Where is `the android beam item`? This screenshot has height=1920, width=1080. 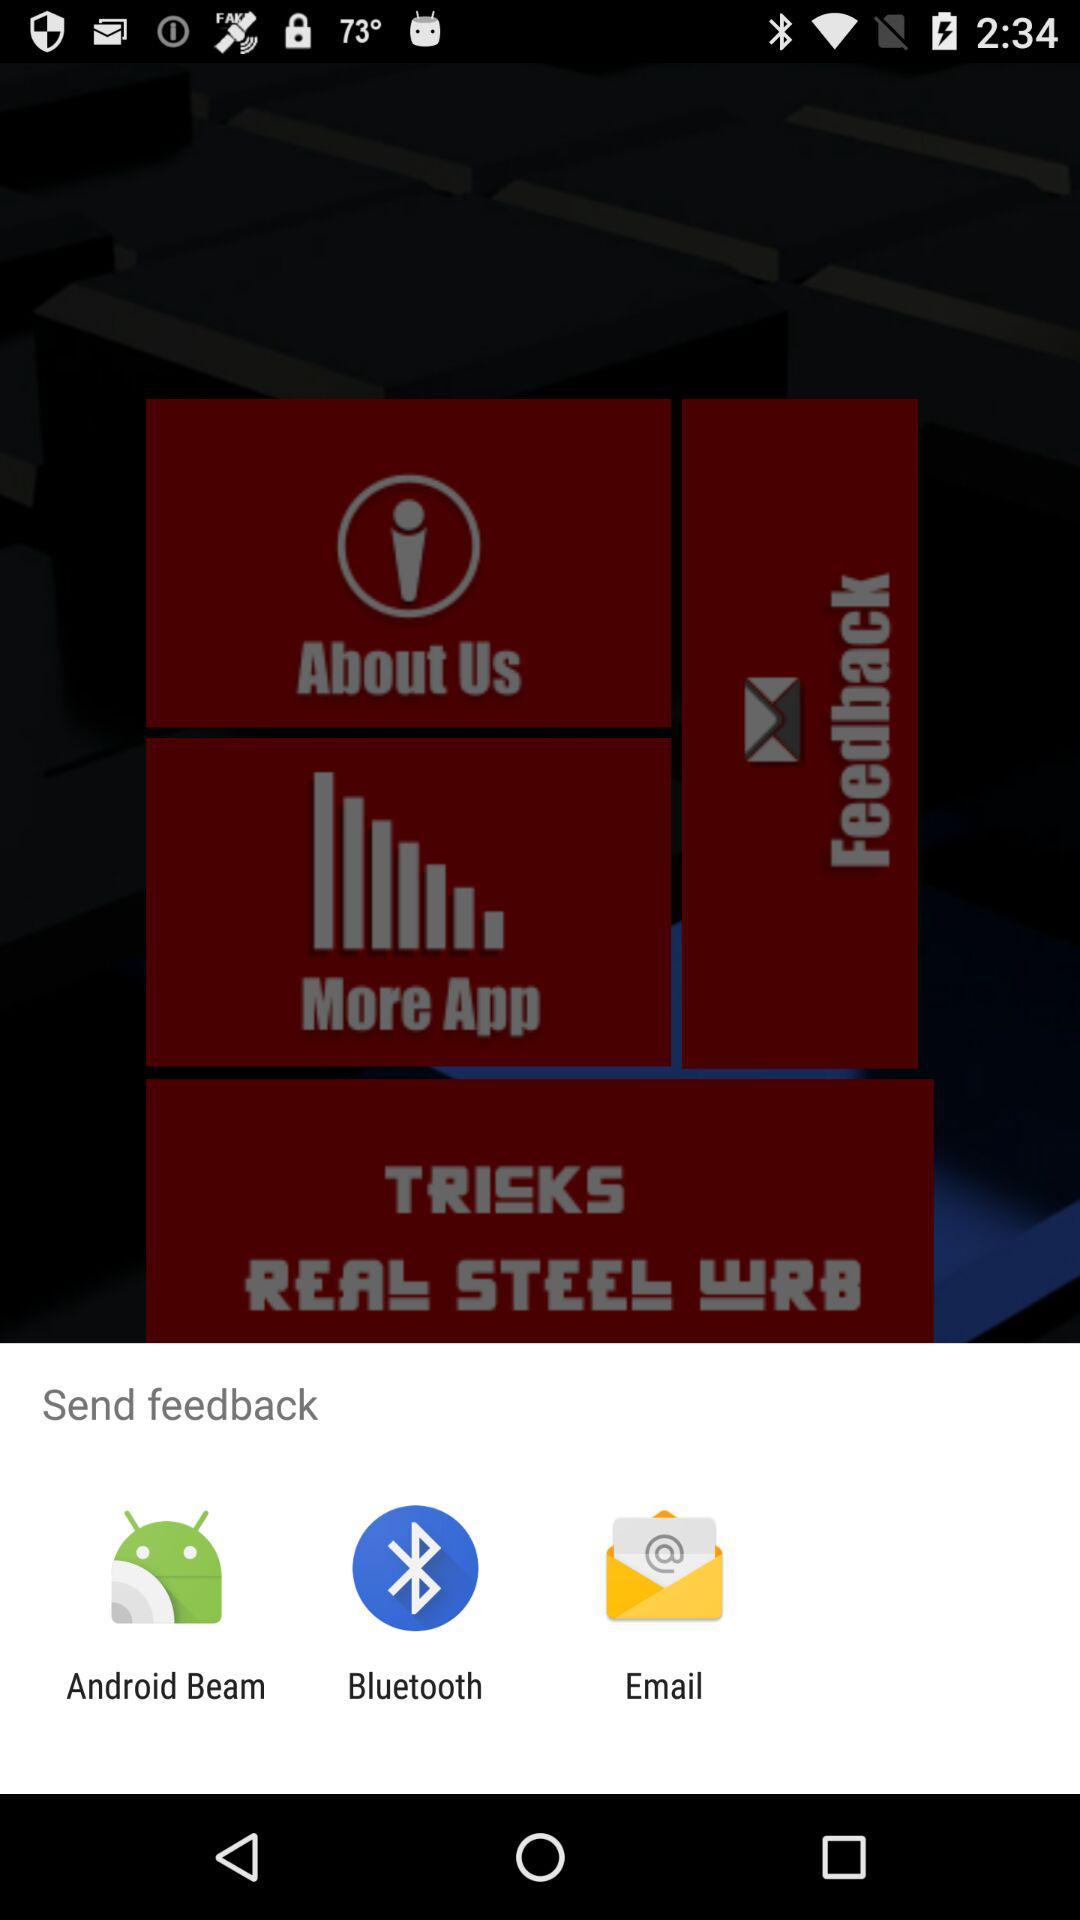
the android beam item is located at coordinates (165, 1705).